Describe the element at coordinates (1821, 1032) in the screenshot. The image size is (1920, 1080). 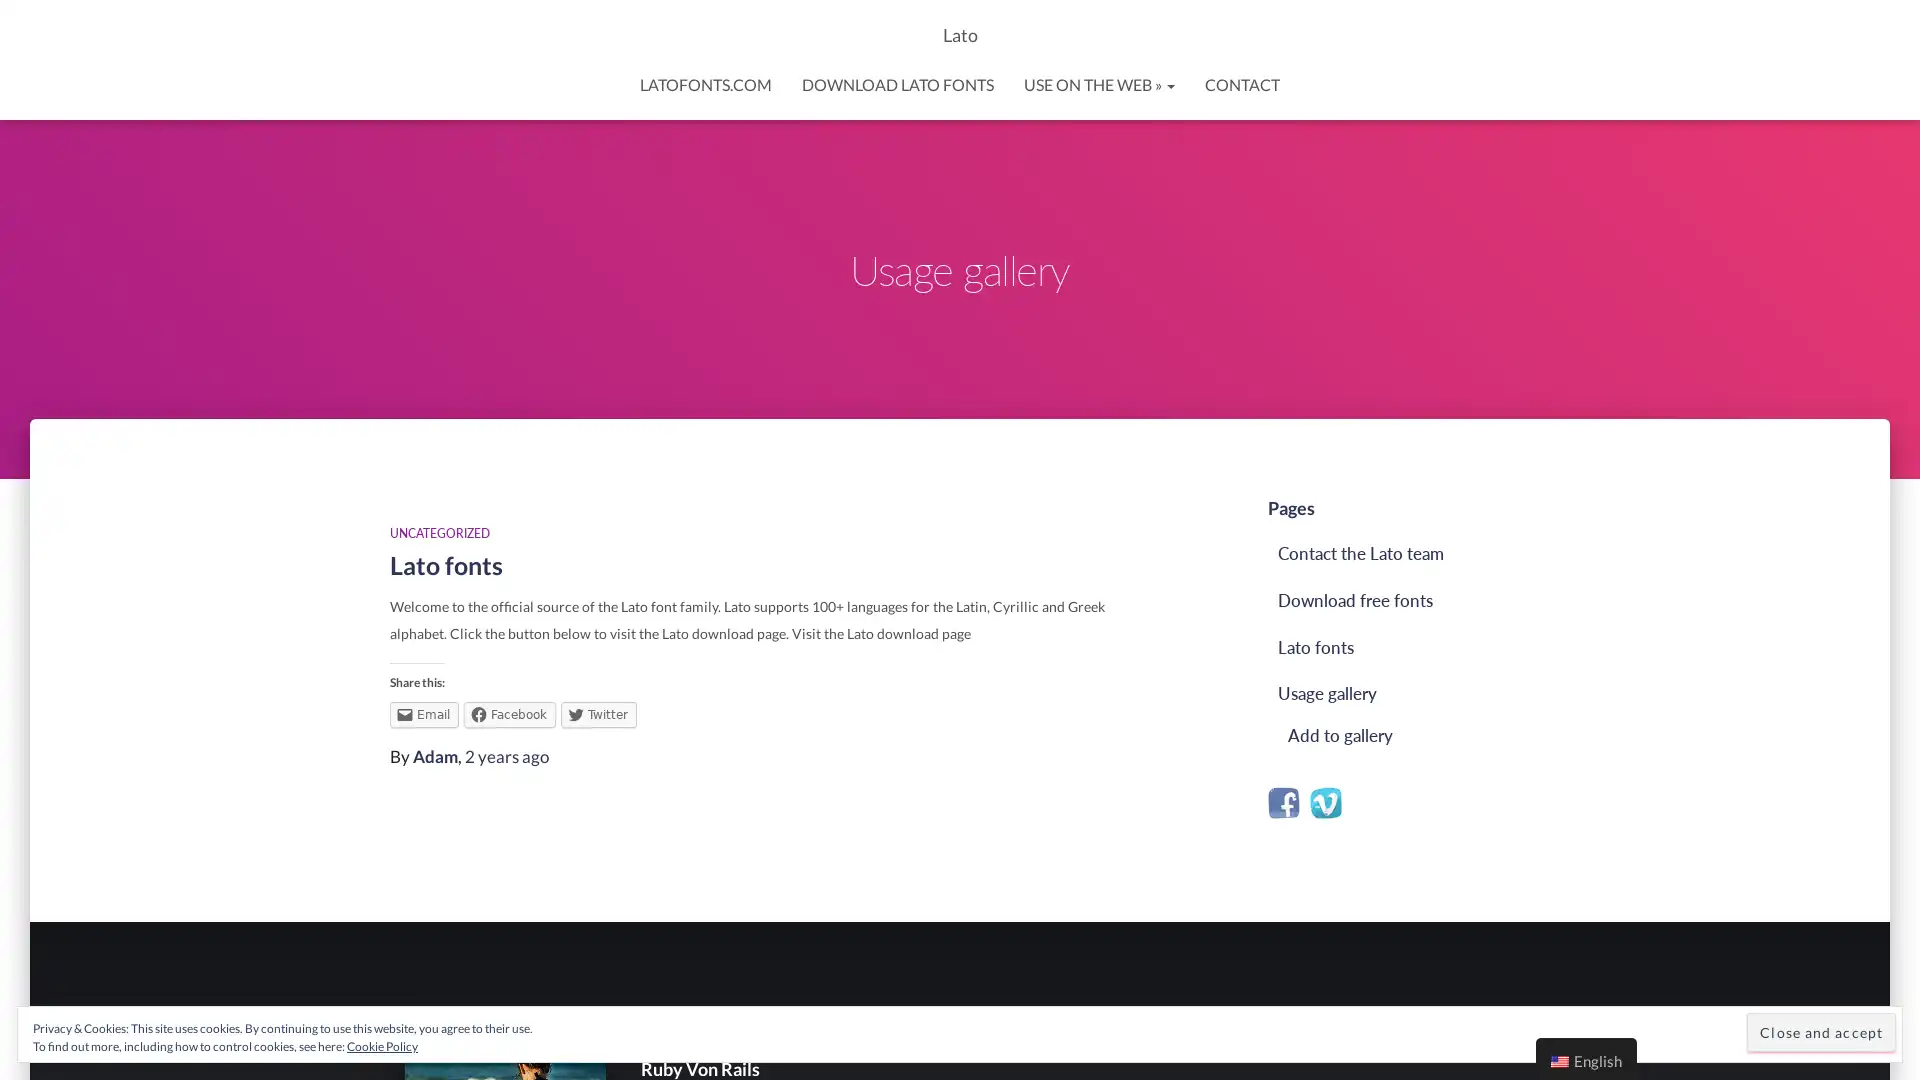
I see `Close and accept` at that location.